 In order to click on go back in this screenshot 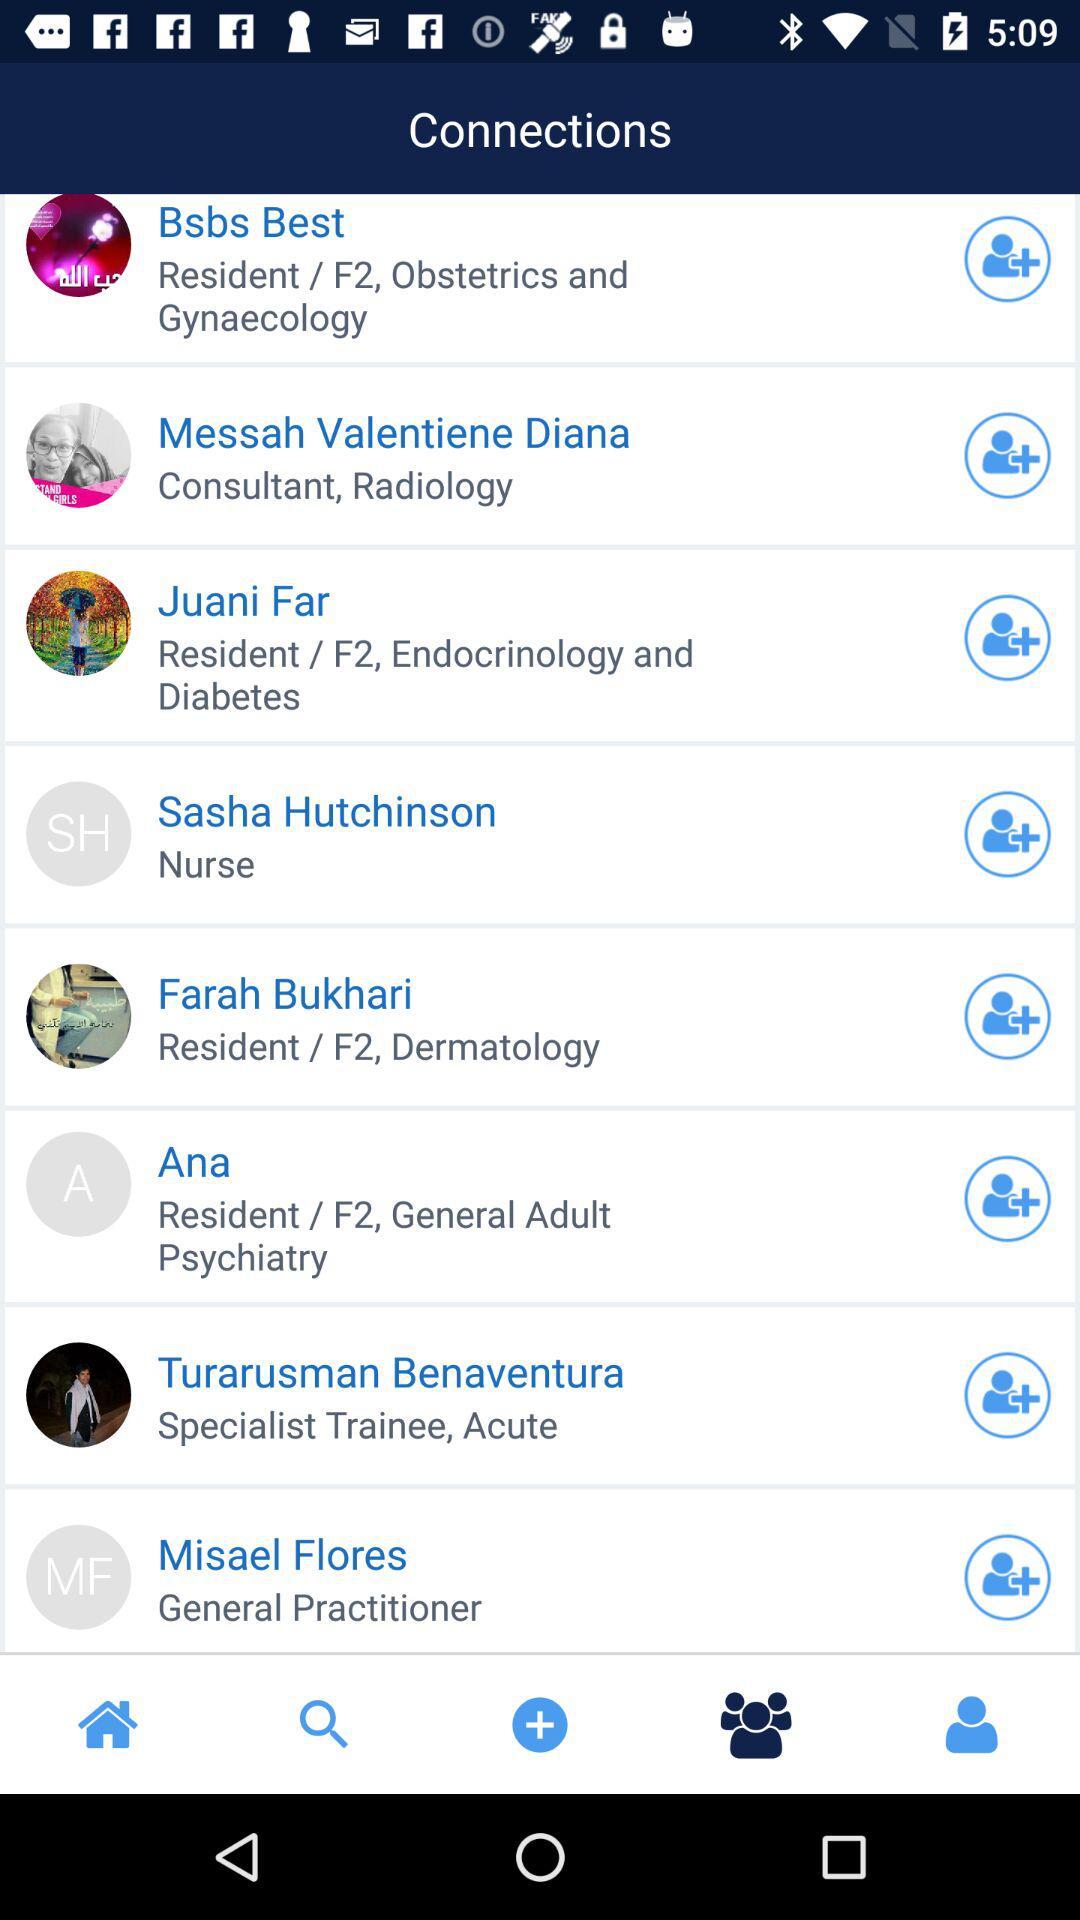, I will do `click(1007, 636)`.